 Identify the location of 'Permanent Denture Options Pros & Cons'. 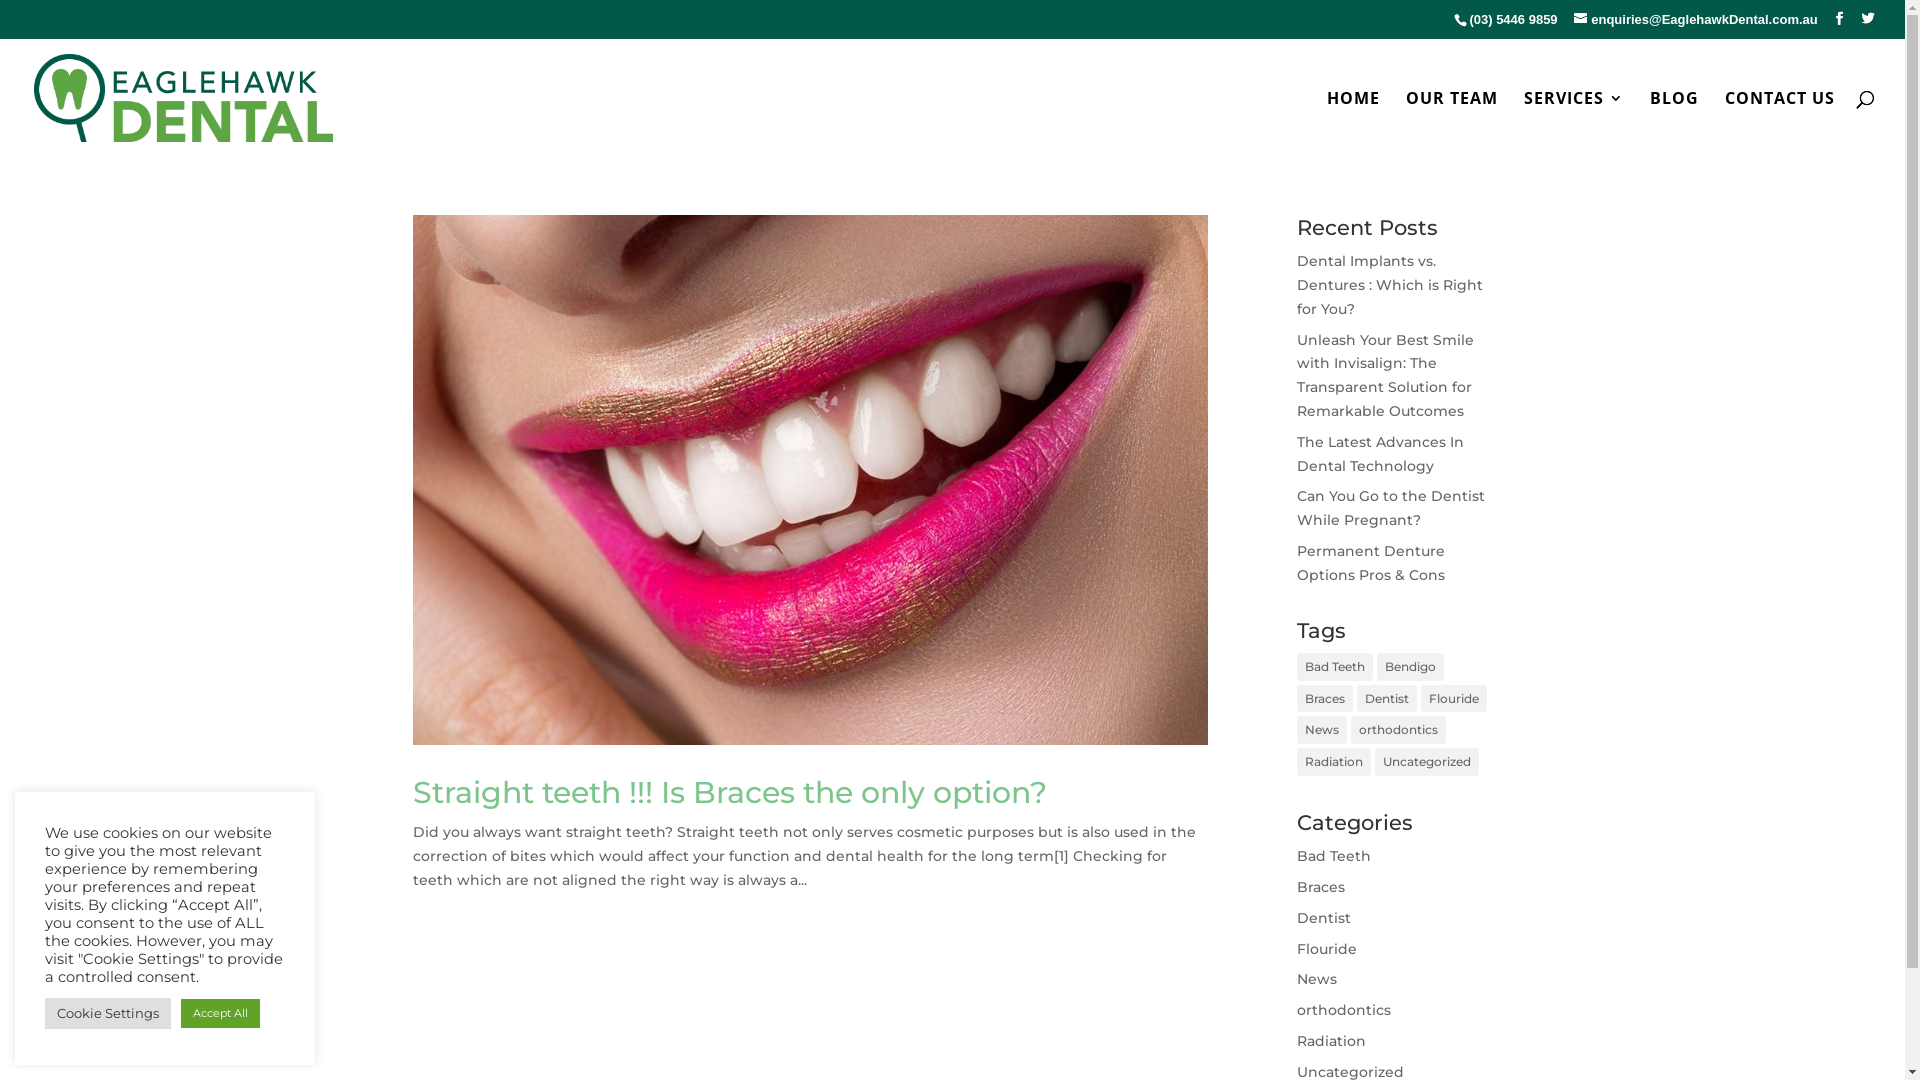
(1370, 563).